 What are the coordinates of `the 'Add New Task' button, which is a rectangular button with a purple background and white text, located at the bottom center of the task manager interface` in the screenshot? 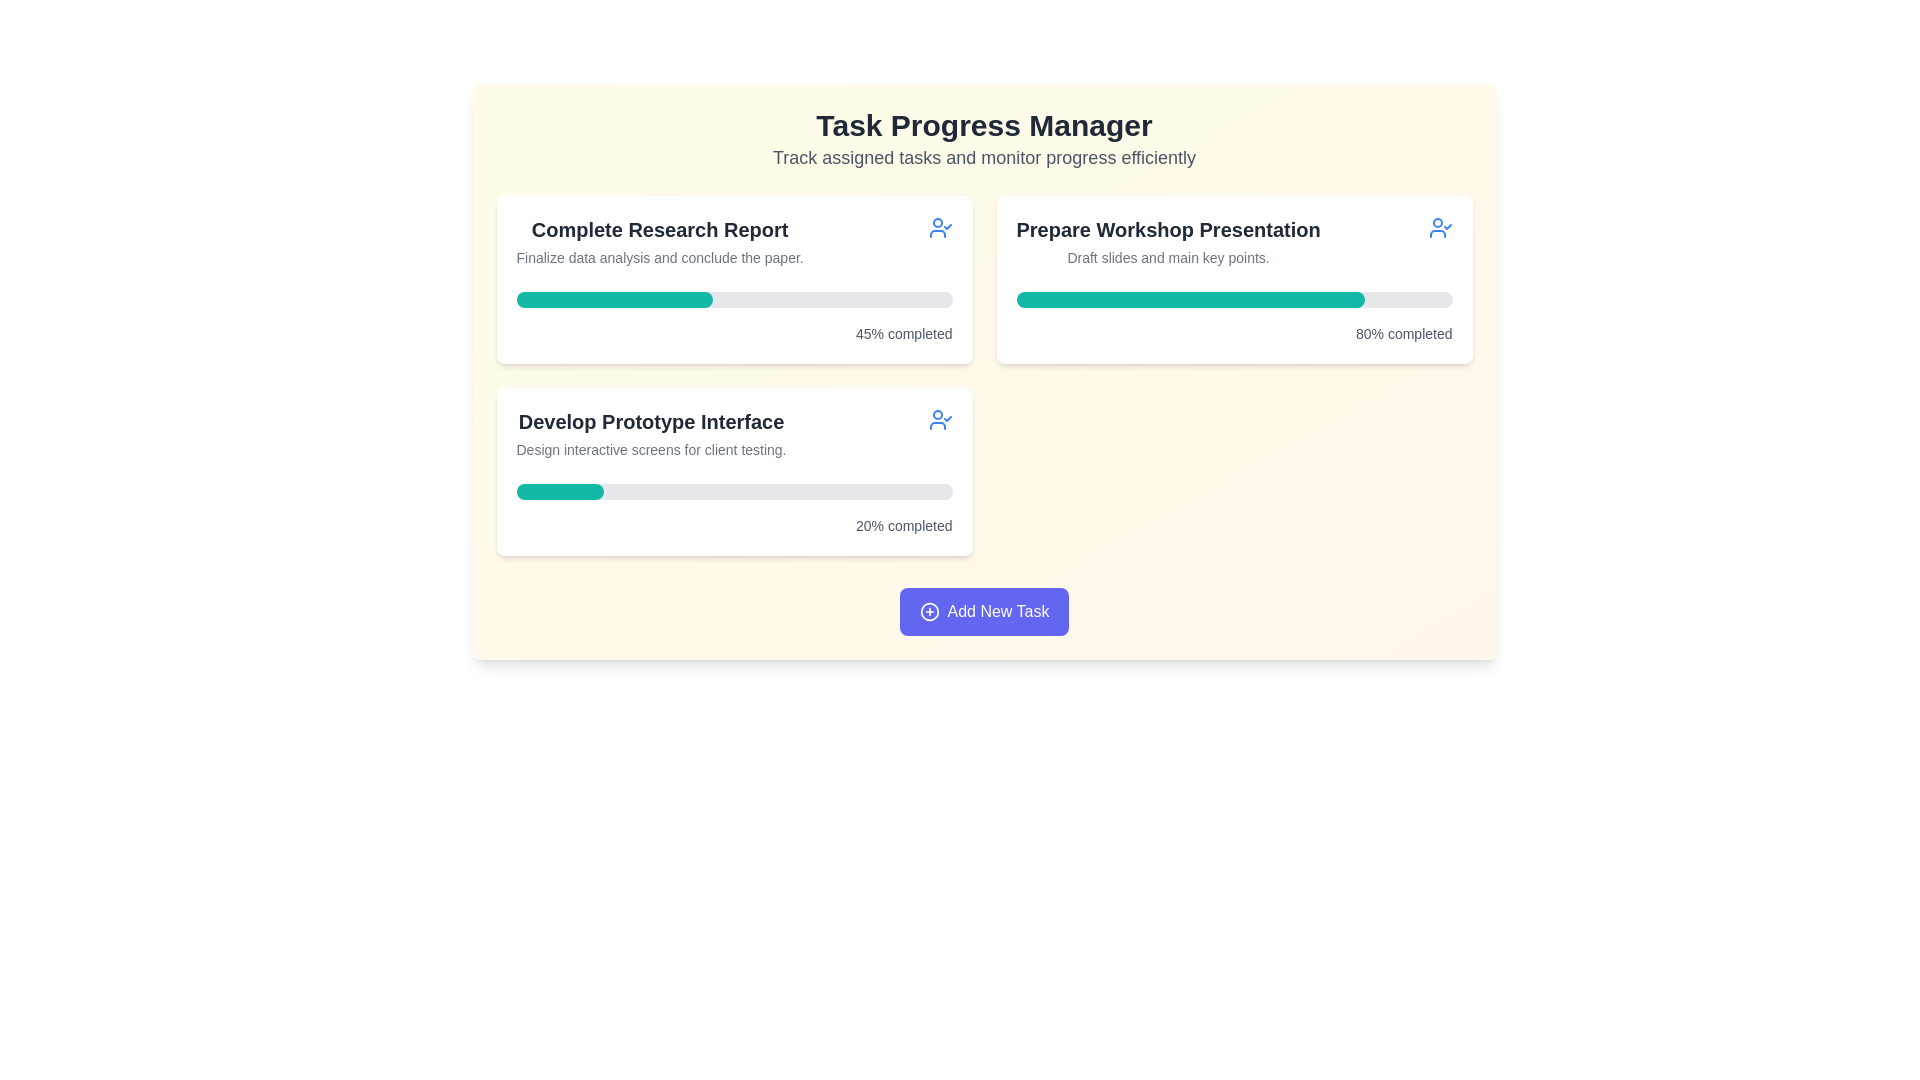 It's located at (984, 611).